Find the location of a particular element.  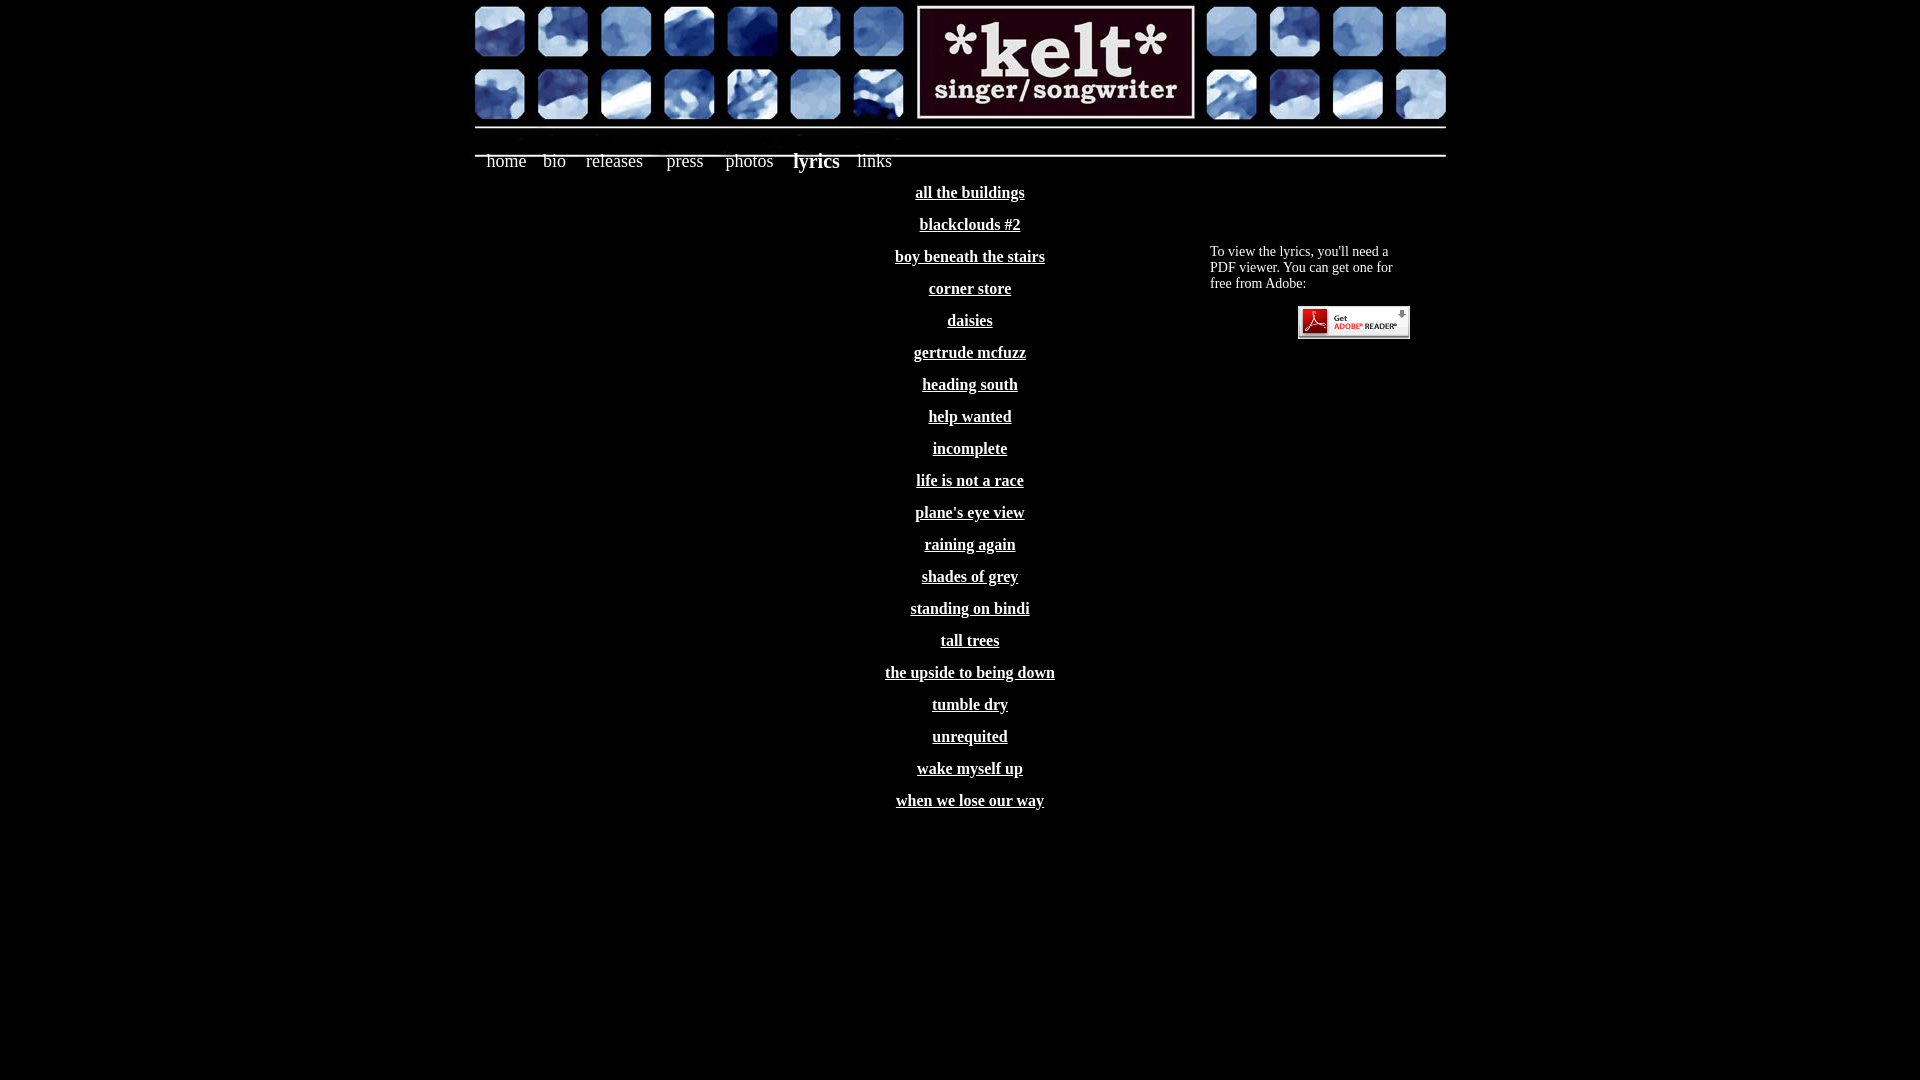

'when we lose our way' is located at coordinates (969, 799).